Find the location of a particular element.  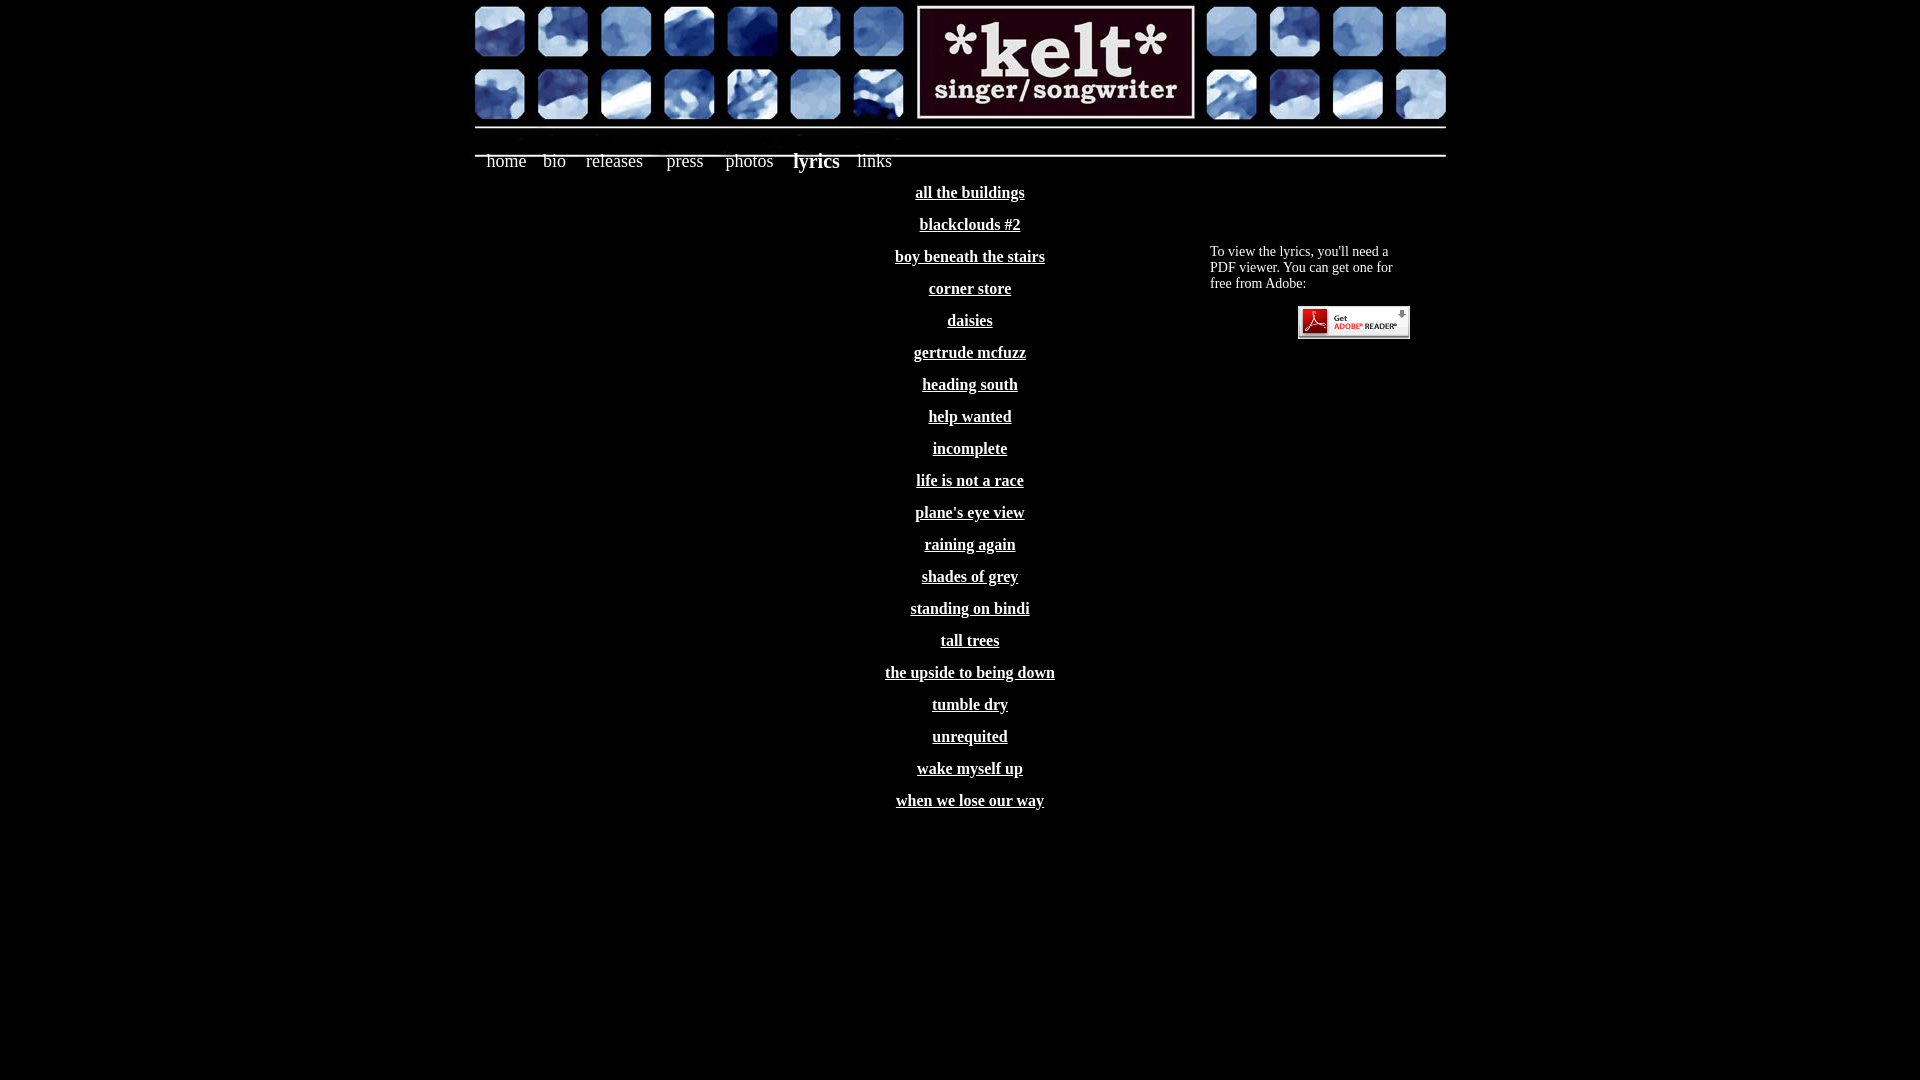

'when we lose our way' is located at coordinates (969, 799).